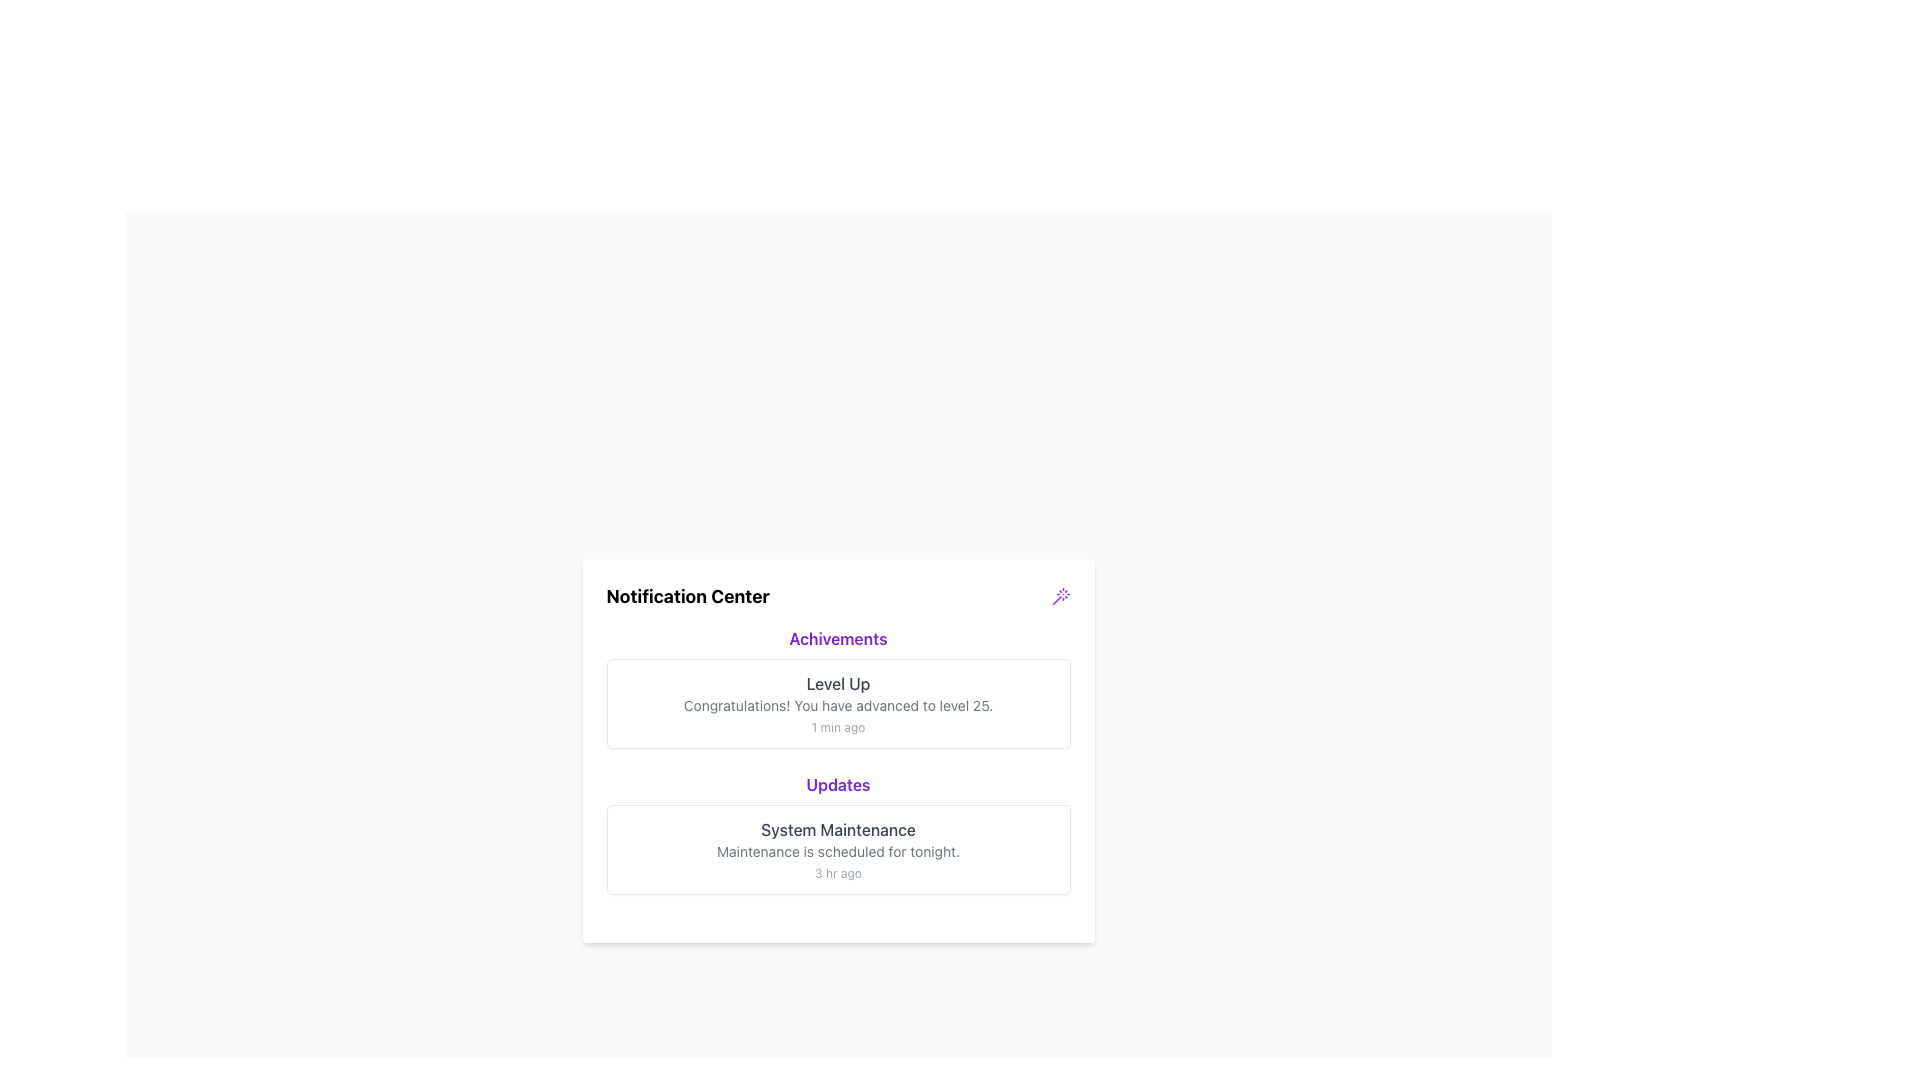 The image size is (1920, 1080). Describe the element at coordinates (838, 852) in the screenshot. I see `the text label displaying the message 'Maintenance is scheduled for tonight.' which is located within the 'System Maintenance' bordered card in the Notification Center` at that location.